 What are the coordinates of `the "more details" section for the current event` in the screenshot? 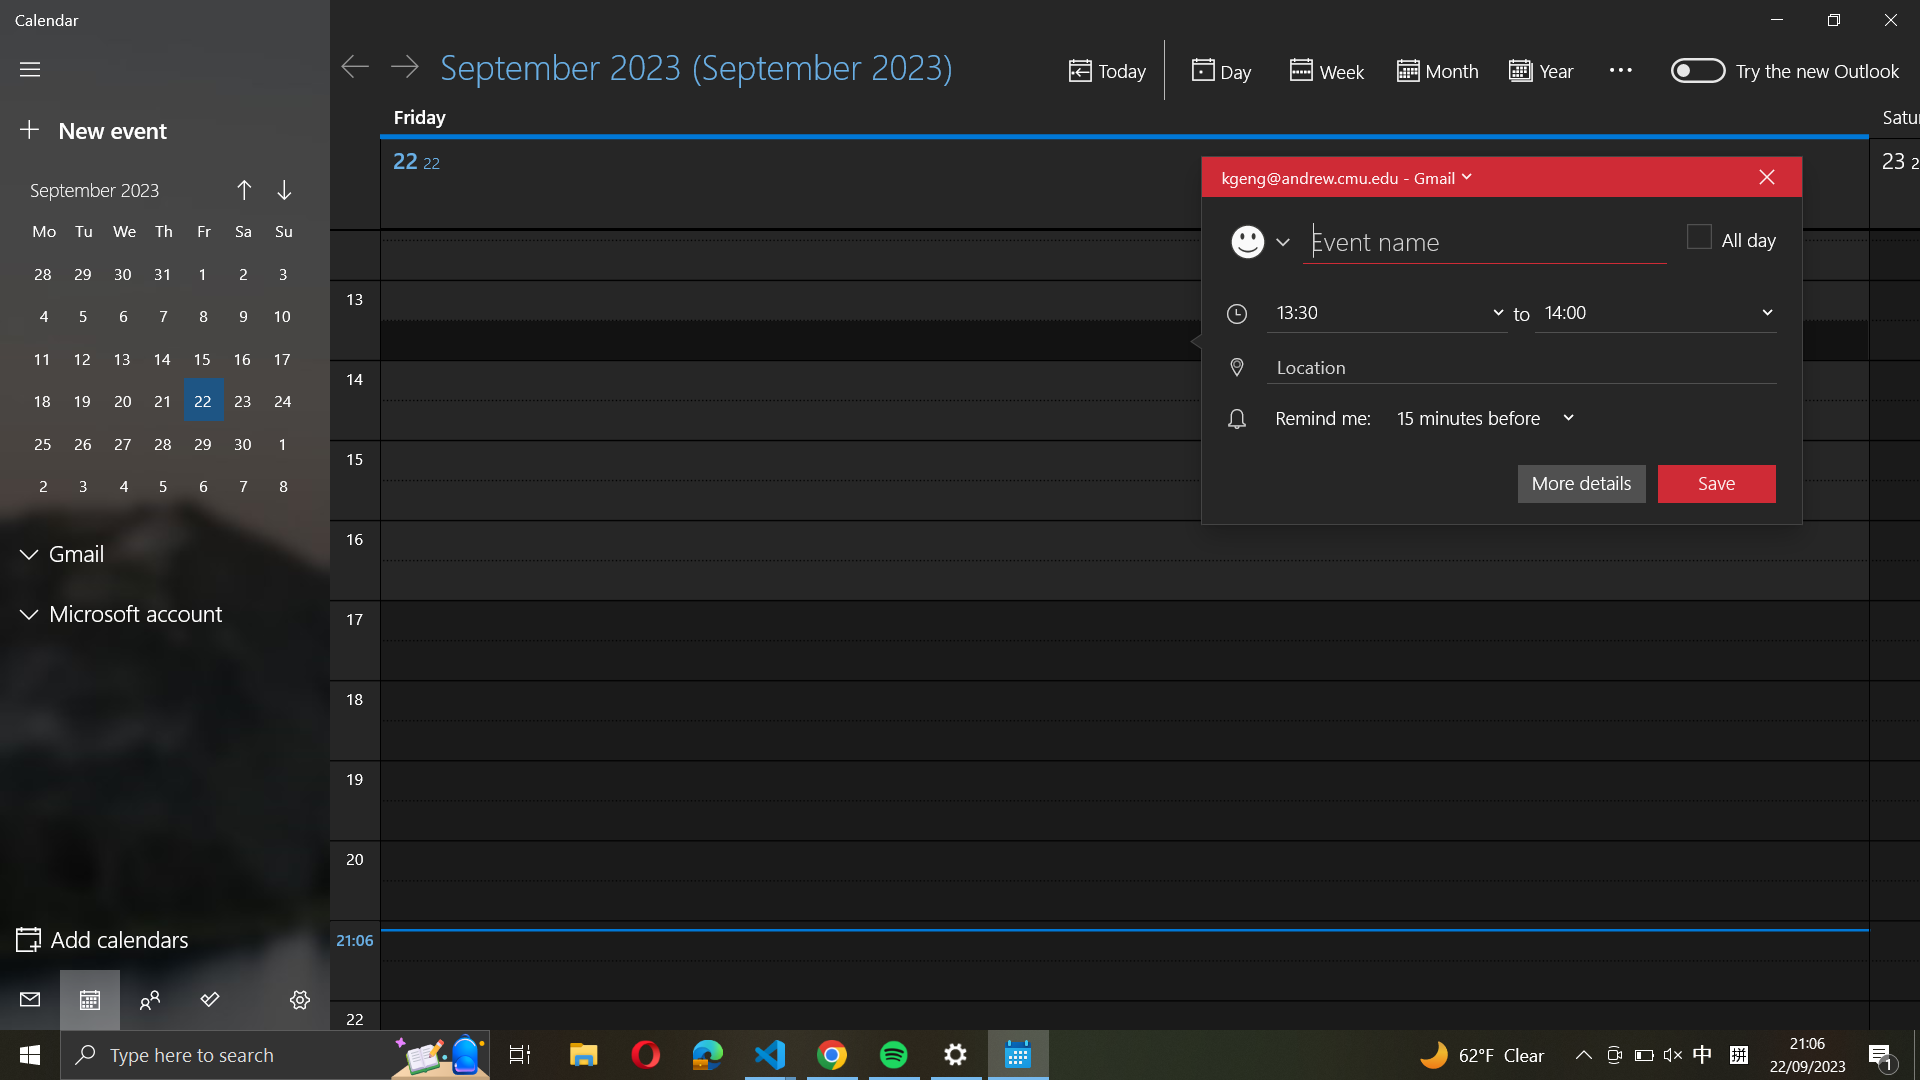 It's located at (1580, 481).